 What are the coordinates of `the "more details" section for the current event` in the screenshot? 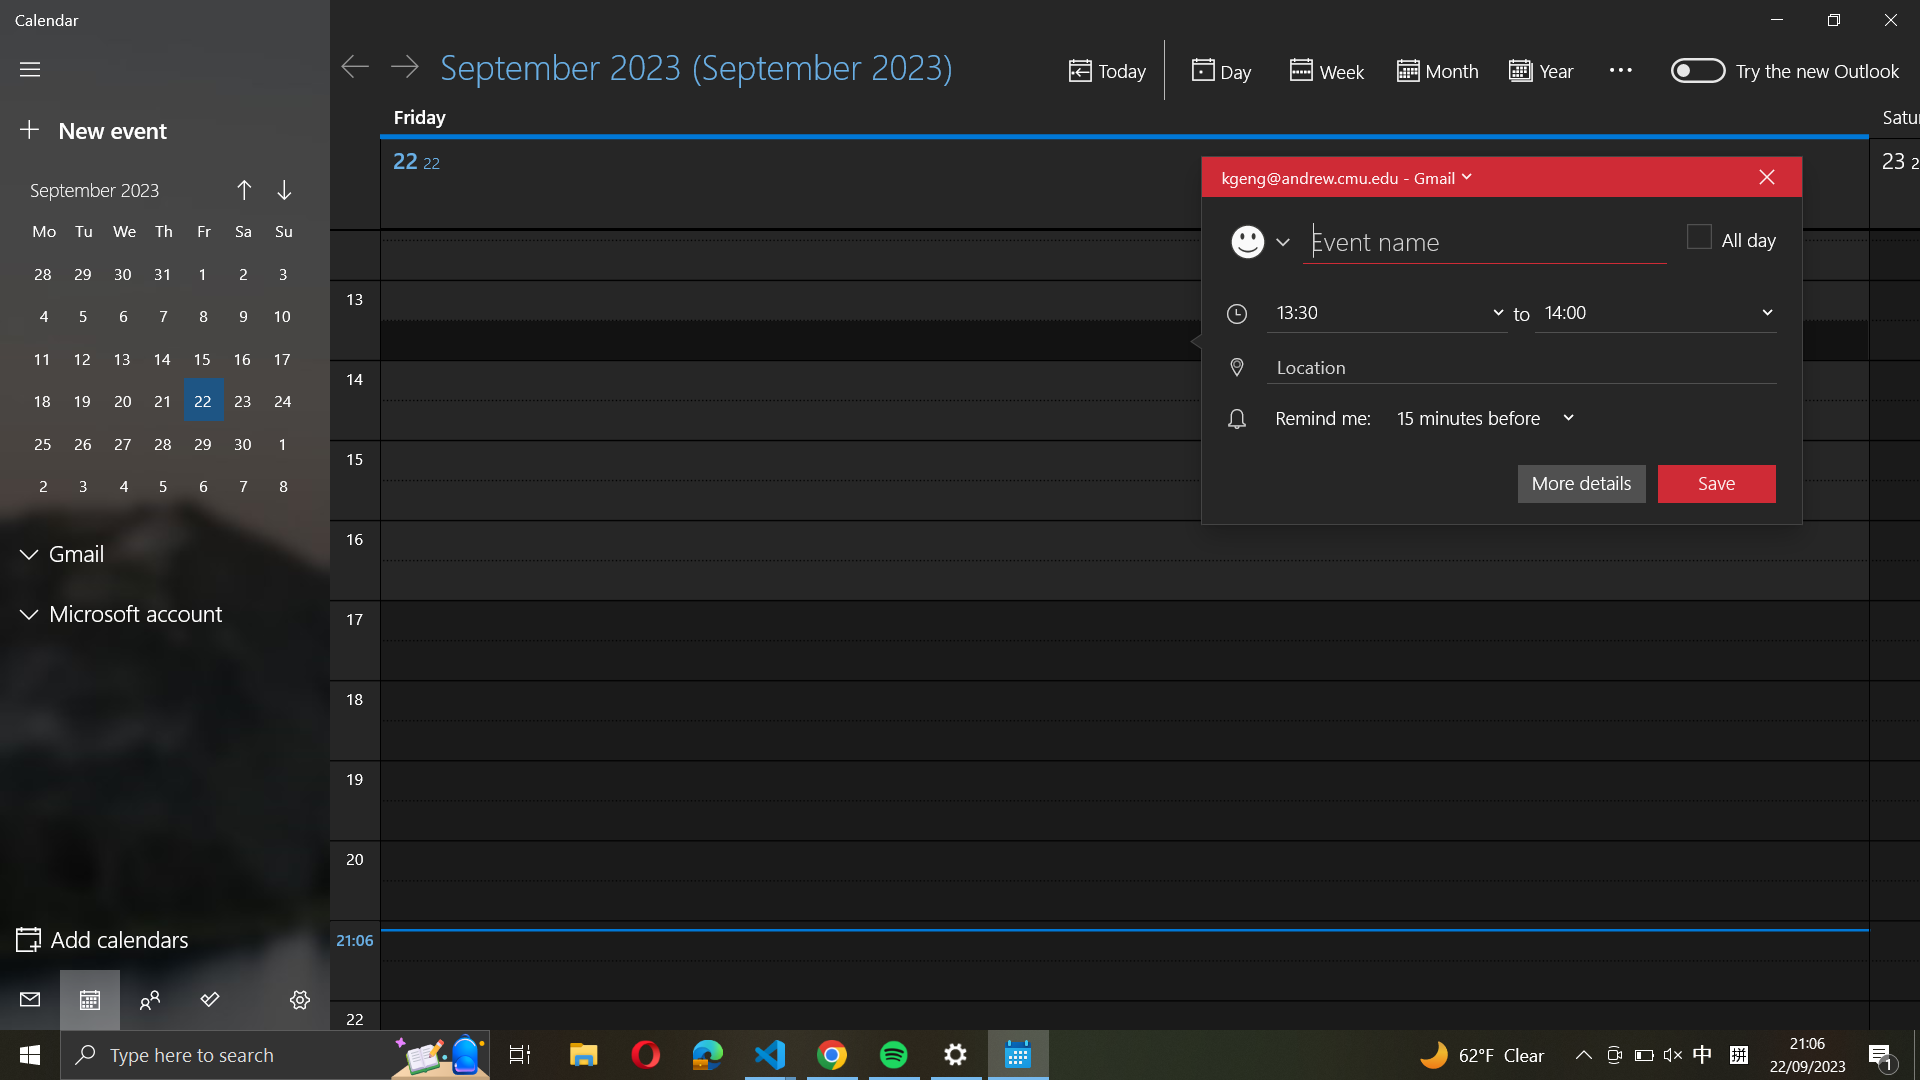 It's located at (1580, 481).